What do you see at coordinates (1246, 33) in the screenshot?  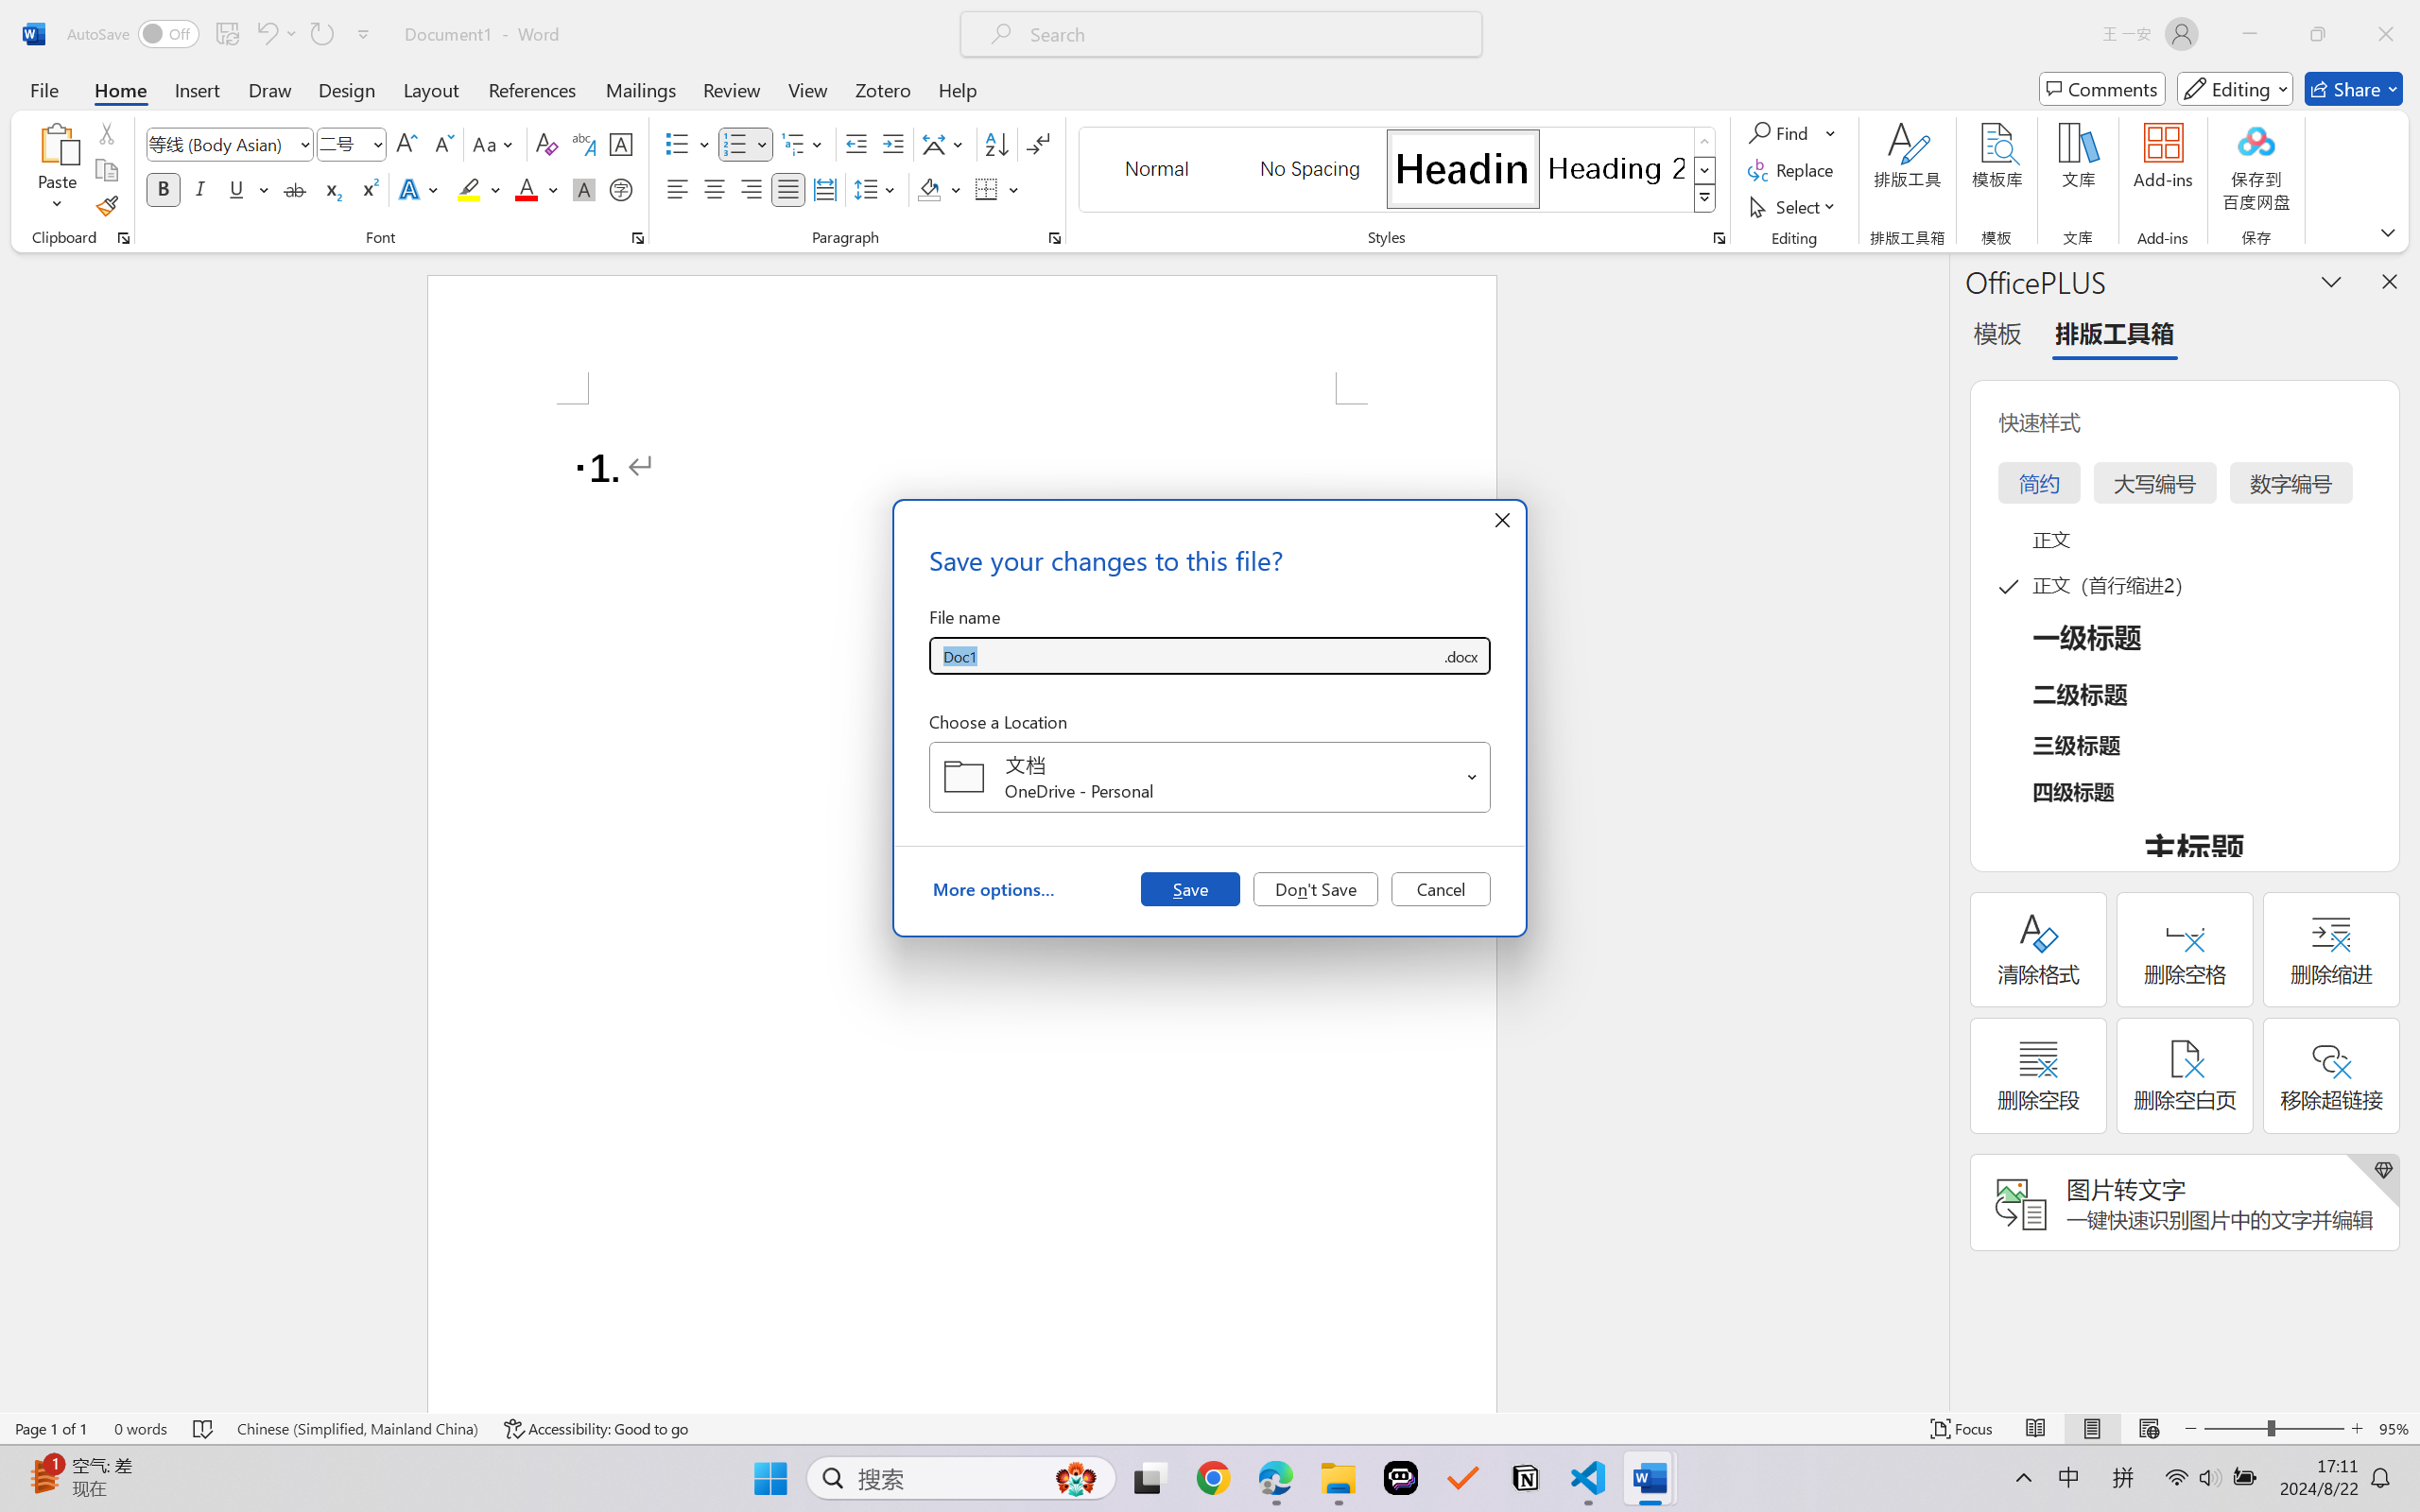 I see `'Microsoft search'` at bounding box center [1246, 33].